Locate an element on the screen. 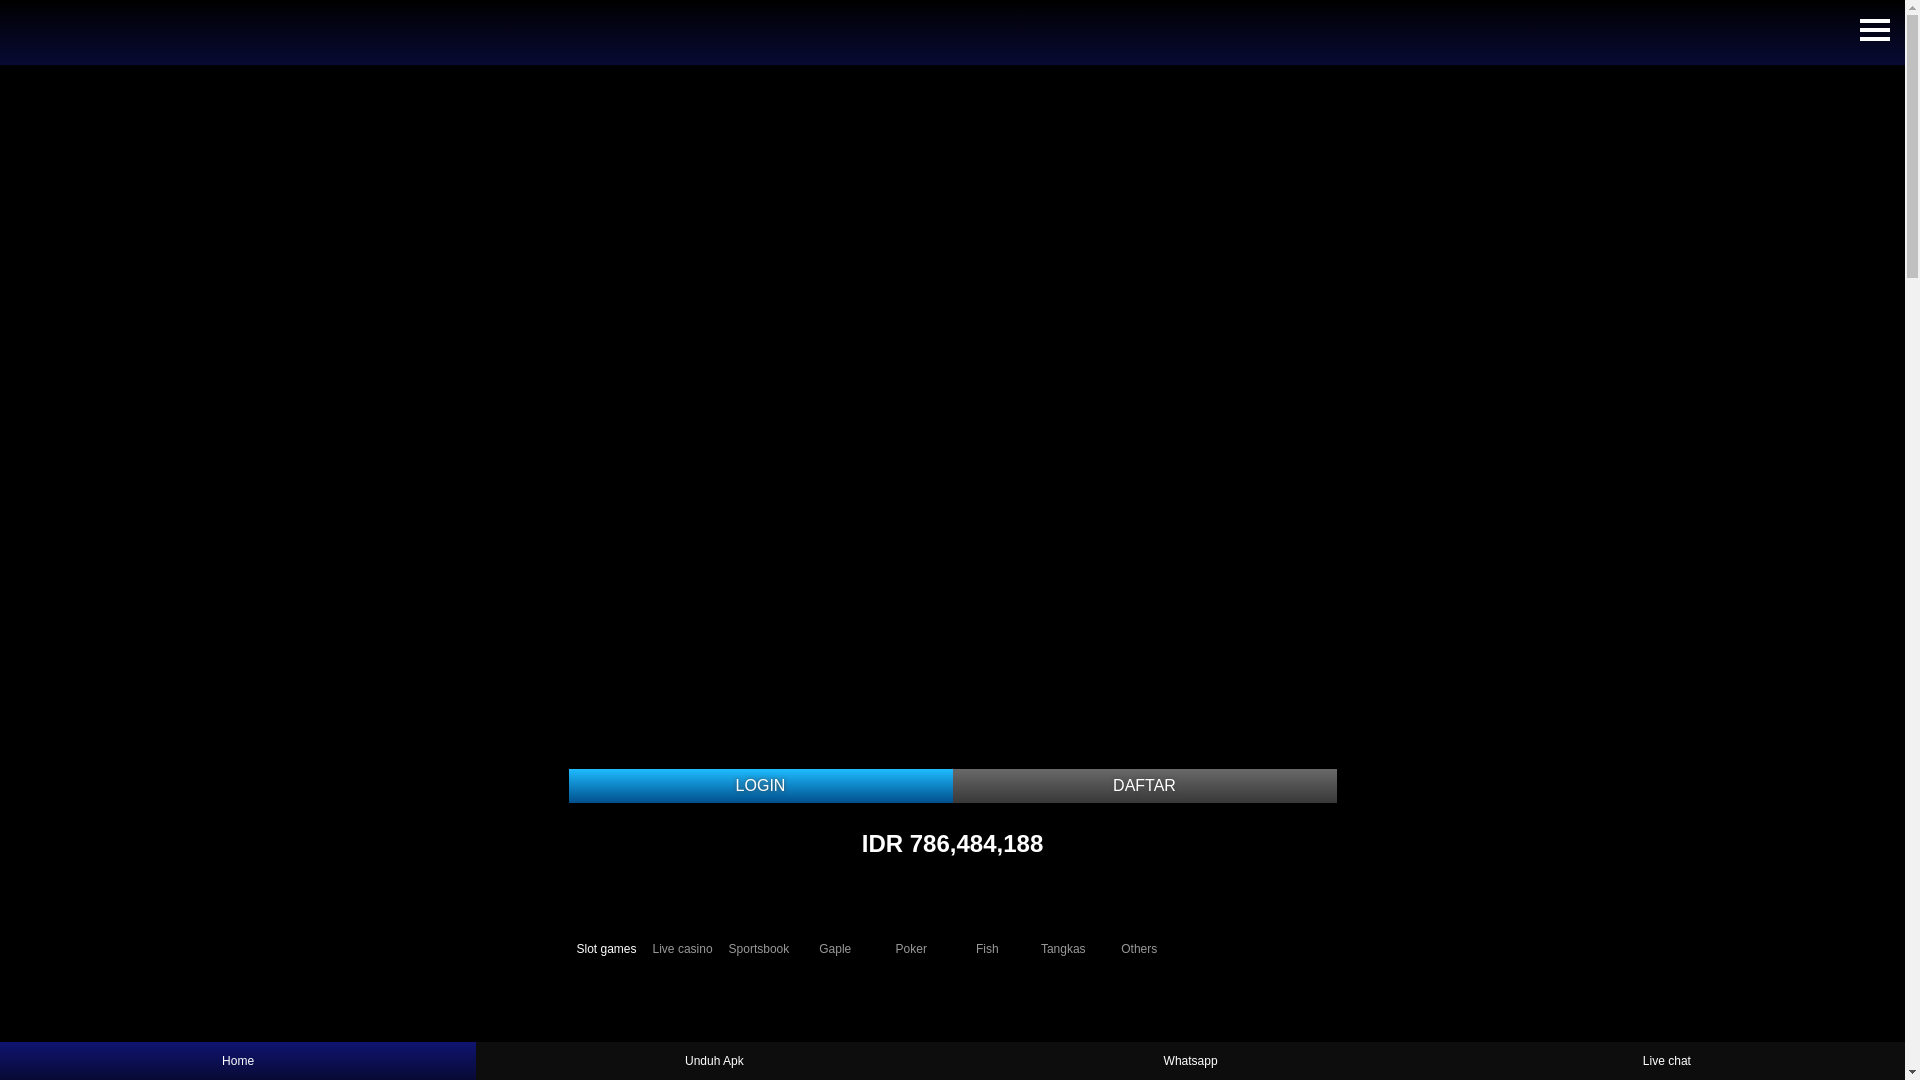  'LOGIN' is located at coordinates (758, 785).